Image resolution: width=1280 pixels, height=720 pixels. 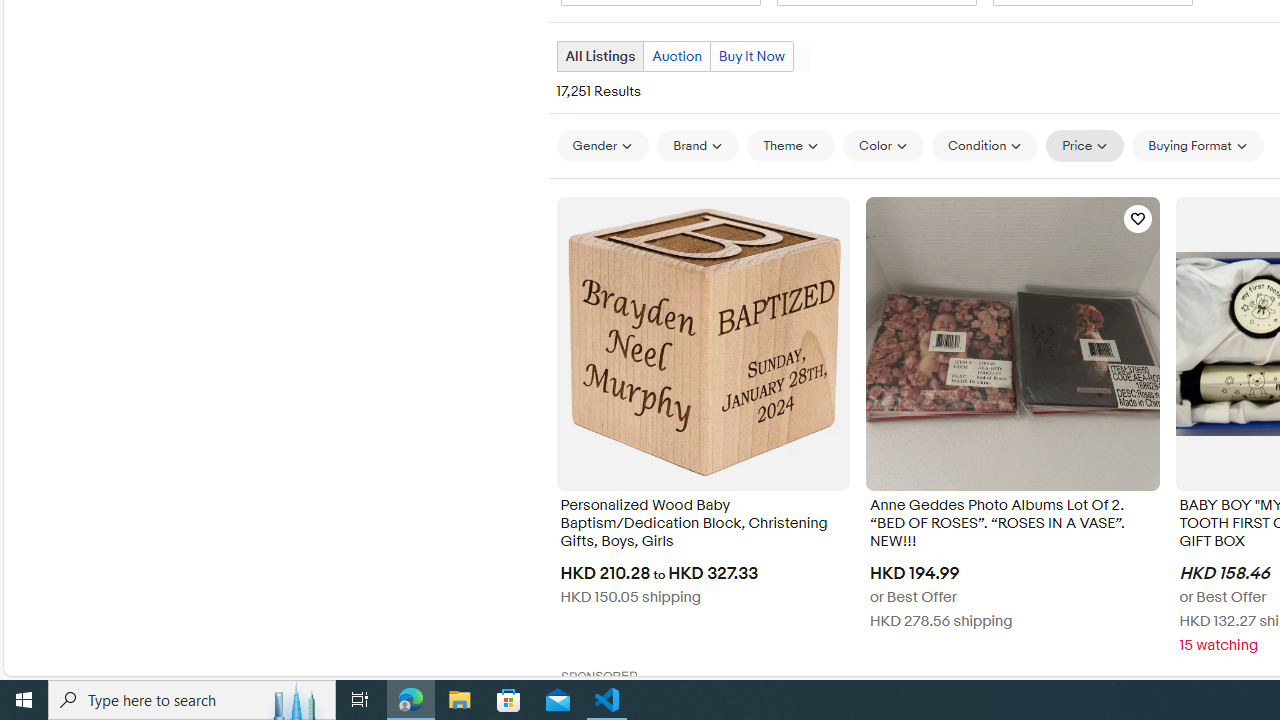 What do you see at coordinates (698, 144) in the screenshot?
I see `'Brand'` at bounding box center [698, 144].